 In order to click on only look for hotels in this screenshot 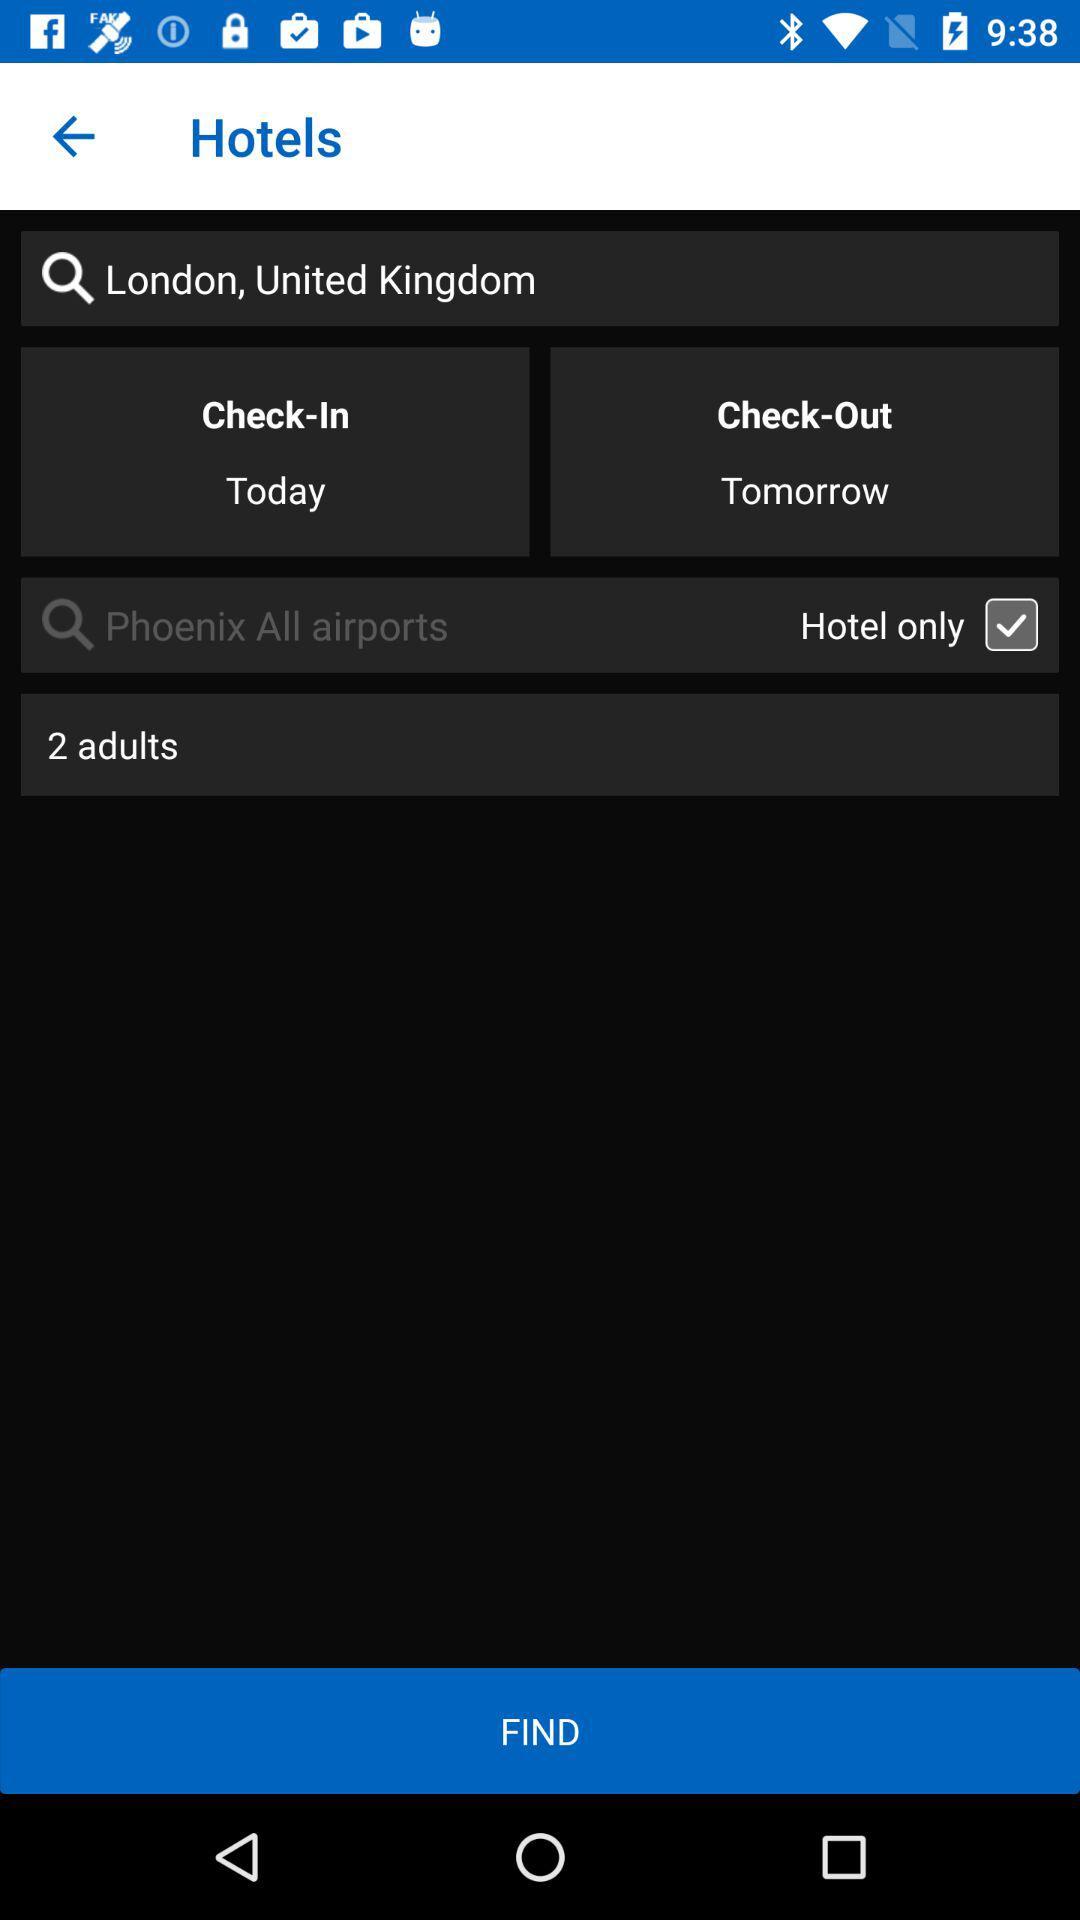, I will do `click(1011, 623)`.